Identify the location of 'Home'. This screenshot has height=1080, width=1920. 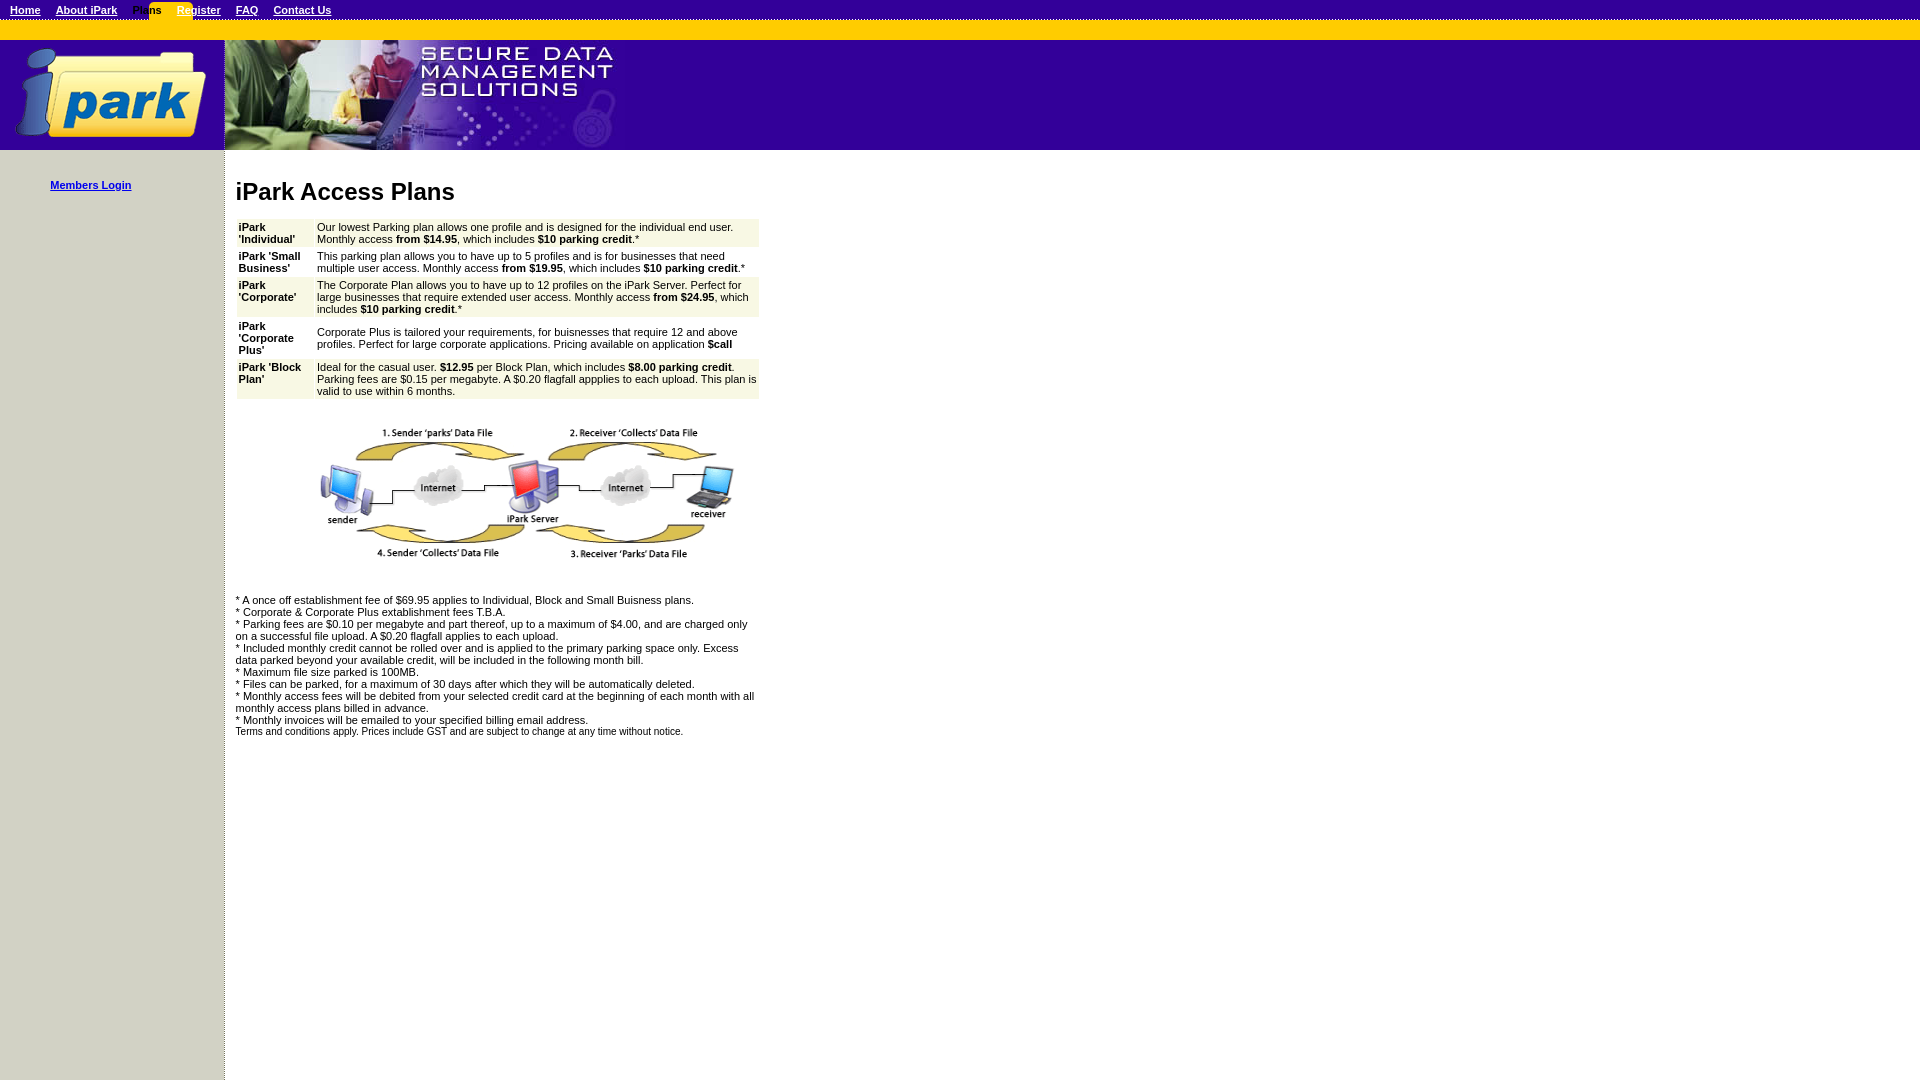
(25, 10).